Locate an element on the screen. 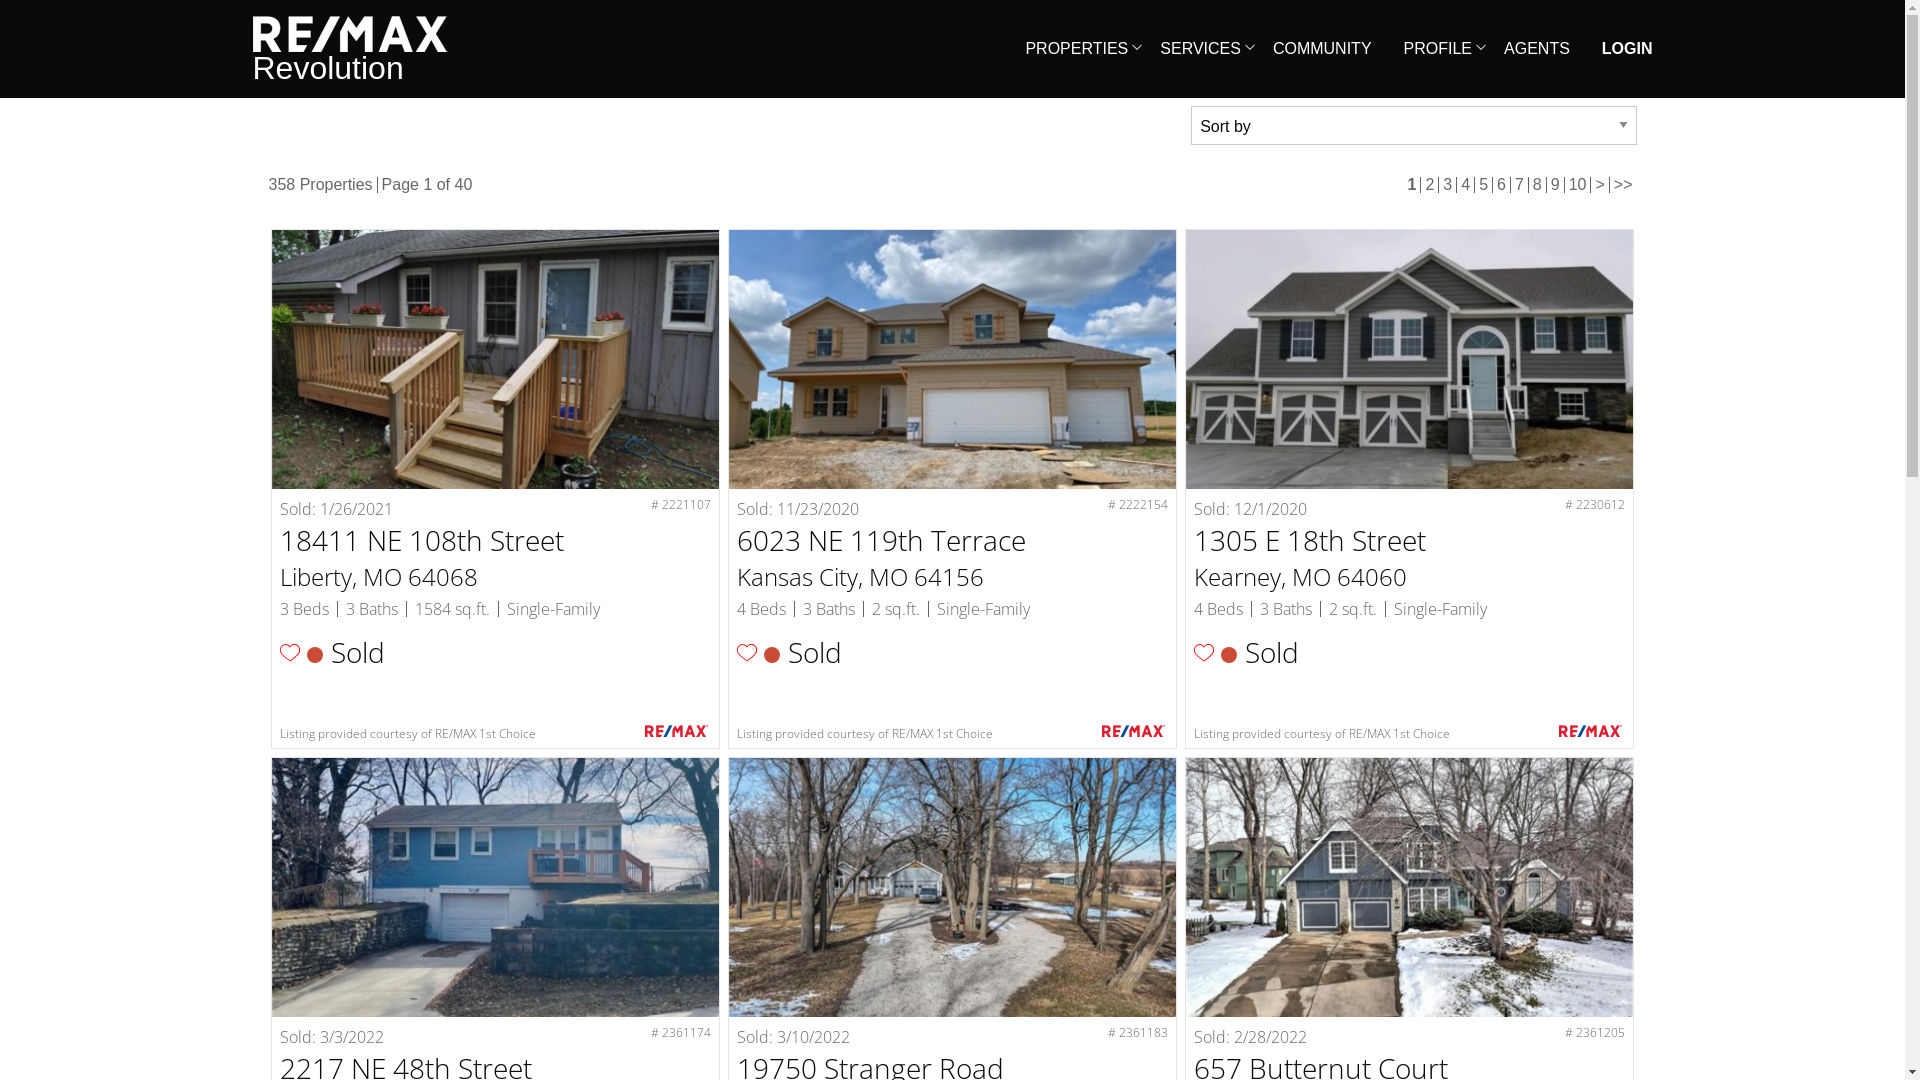 This screenshot has width=1920, height=1080. 'Revolution' is located at coordinates (349, 48).